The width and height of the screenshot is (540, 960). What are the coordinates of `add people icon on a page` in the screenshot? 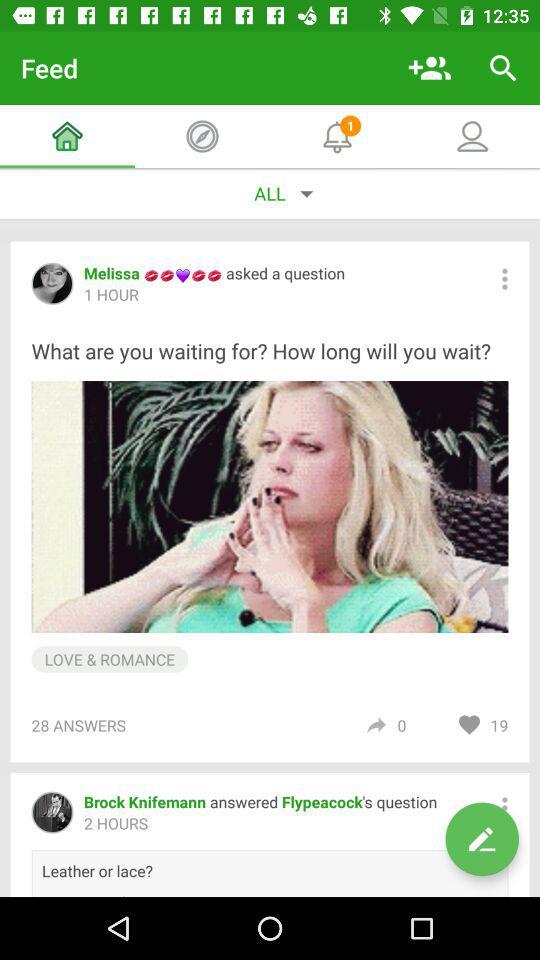 It's located at (429, 68).